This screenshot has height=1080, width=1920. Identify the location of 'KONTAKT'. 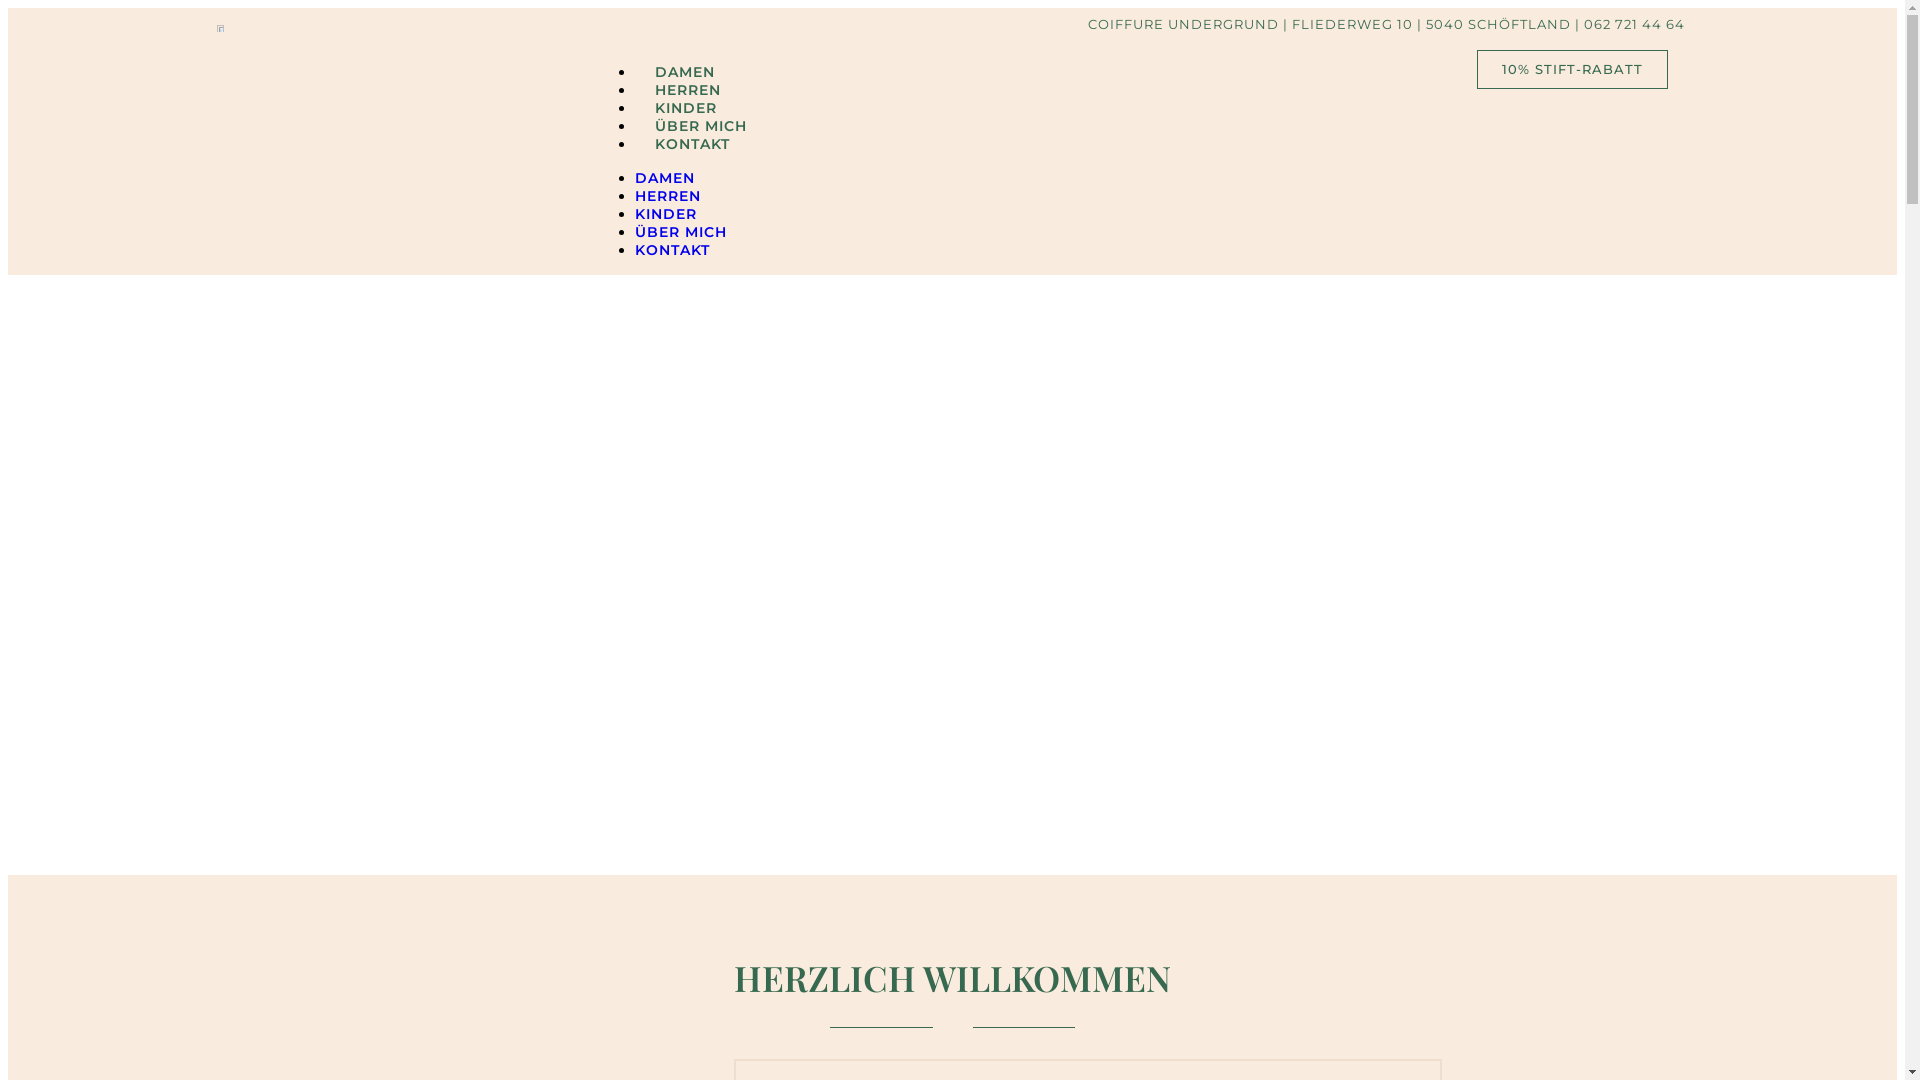
(633, 142).